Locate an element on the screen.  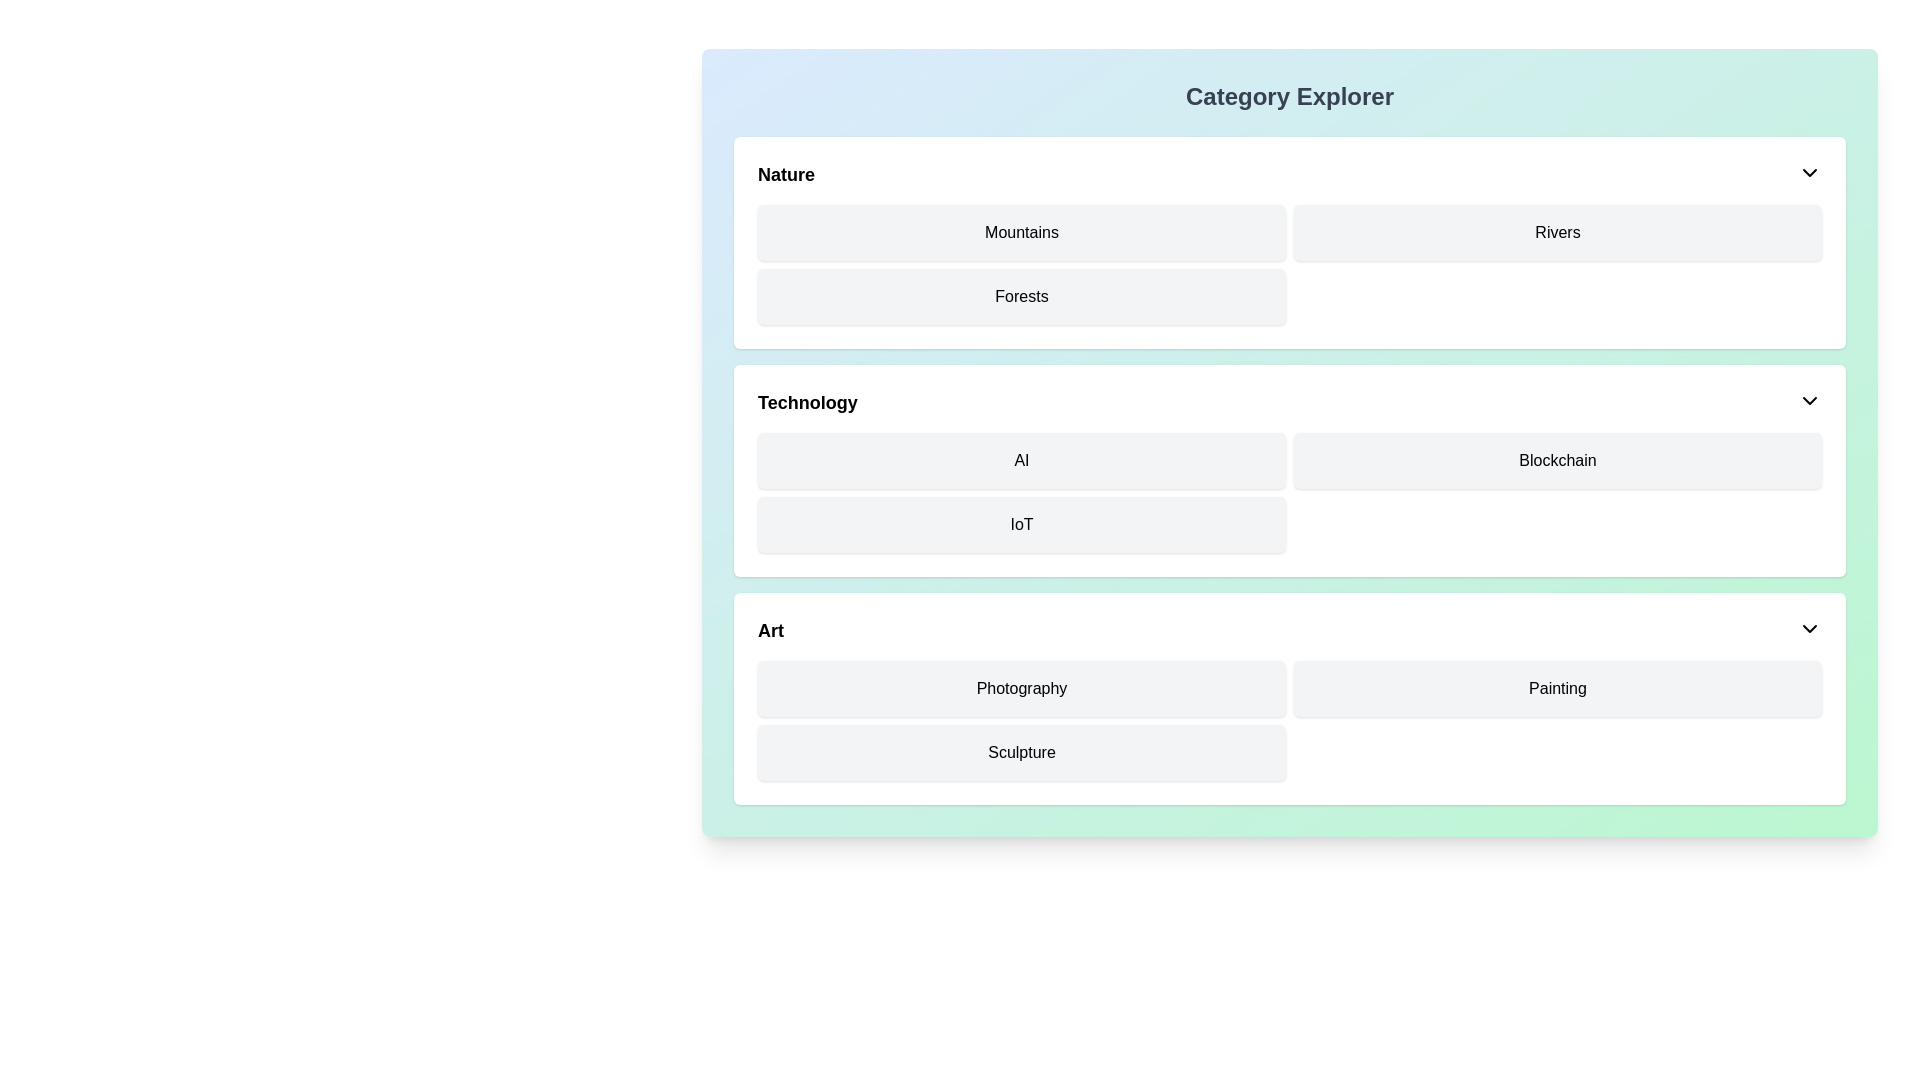
the 'Forests' label/button in the second row of the 'Nature' section is located at coordinates (1022, 297).